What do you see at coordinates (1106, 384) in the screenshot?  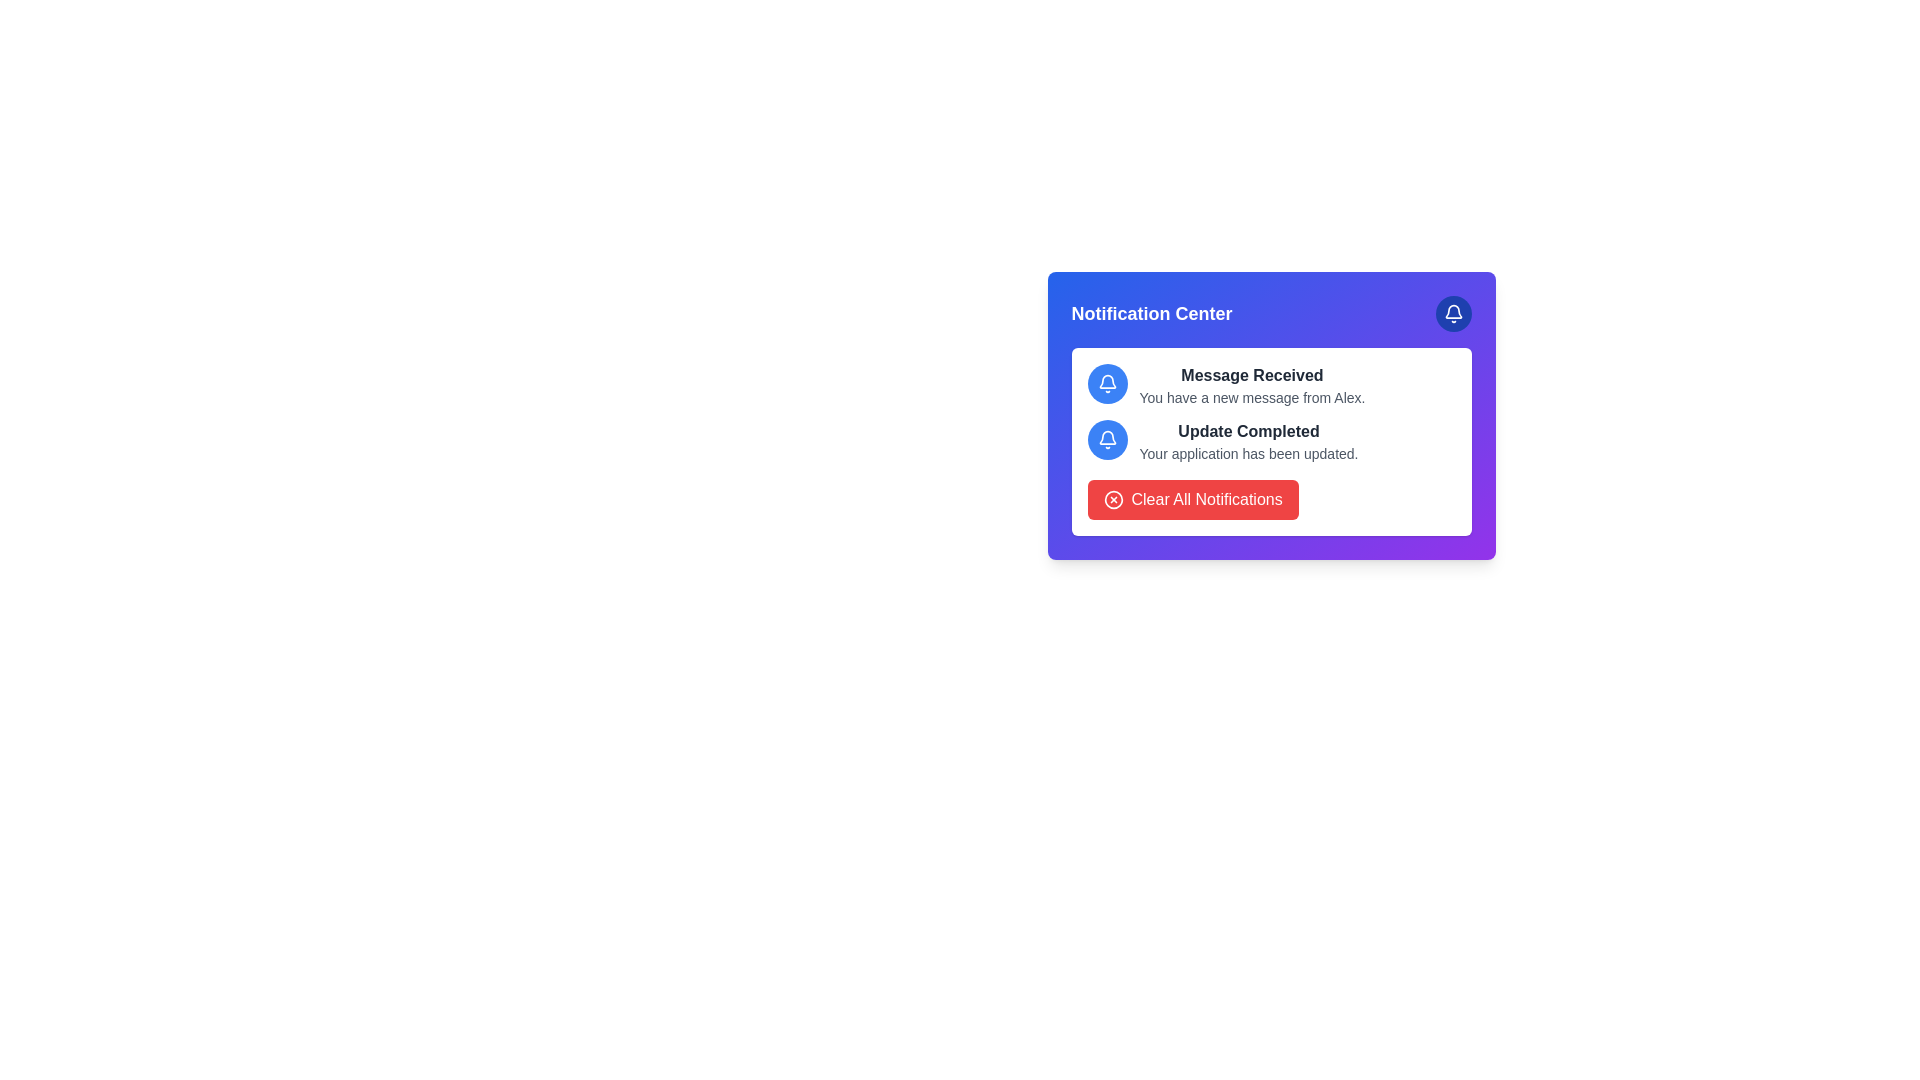 I see `the small bell icon located at the top-right corner of the 'Notification Center'` at bounding box center [1106, 384].